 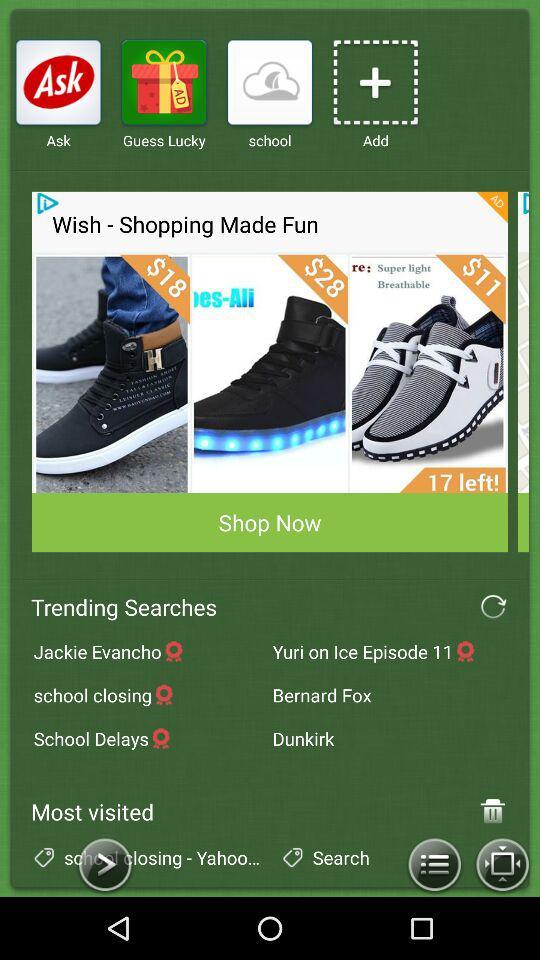 What do you see at coordinates (492, 648) in the screenshot?
I see `the refresh icon` at bounding box center [492, 648].